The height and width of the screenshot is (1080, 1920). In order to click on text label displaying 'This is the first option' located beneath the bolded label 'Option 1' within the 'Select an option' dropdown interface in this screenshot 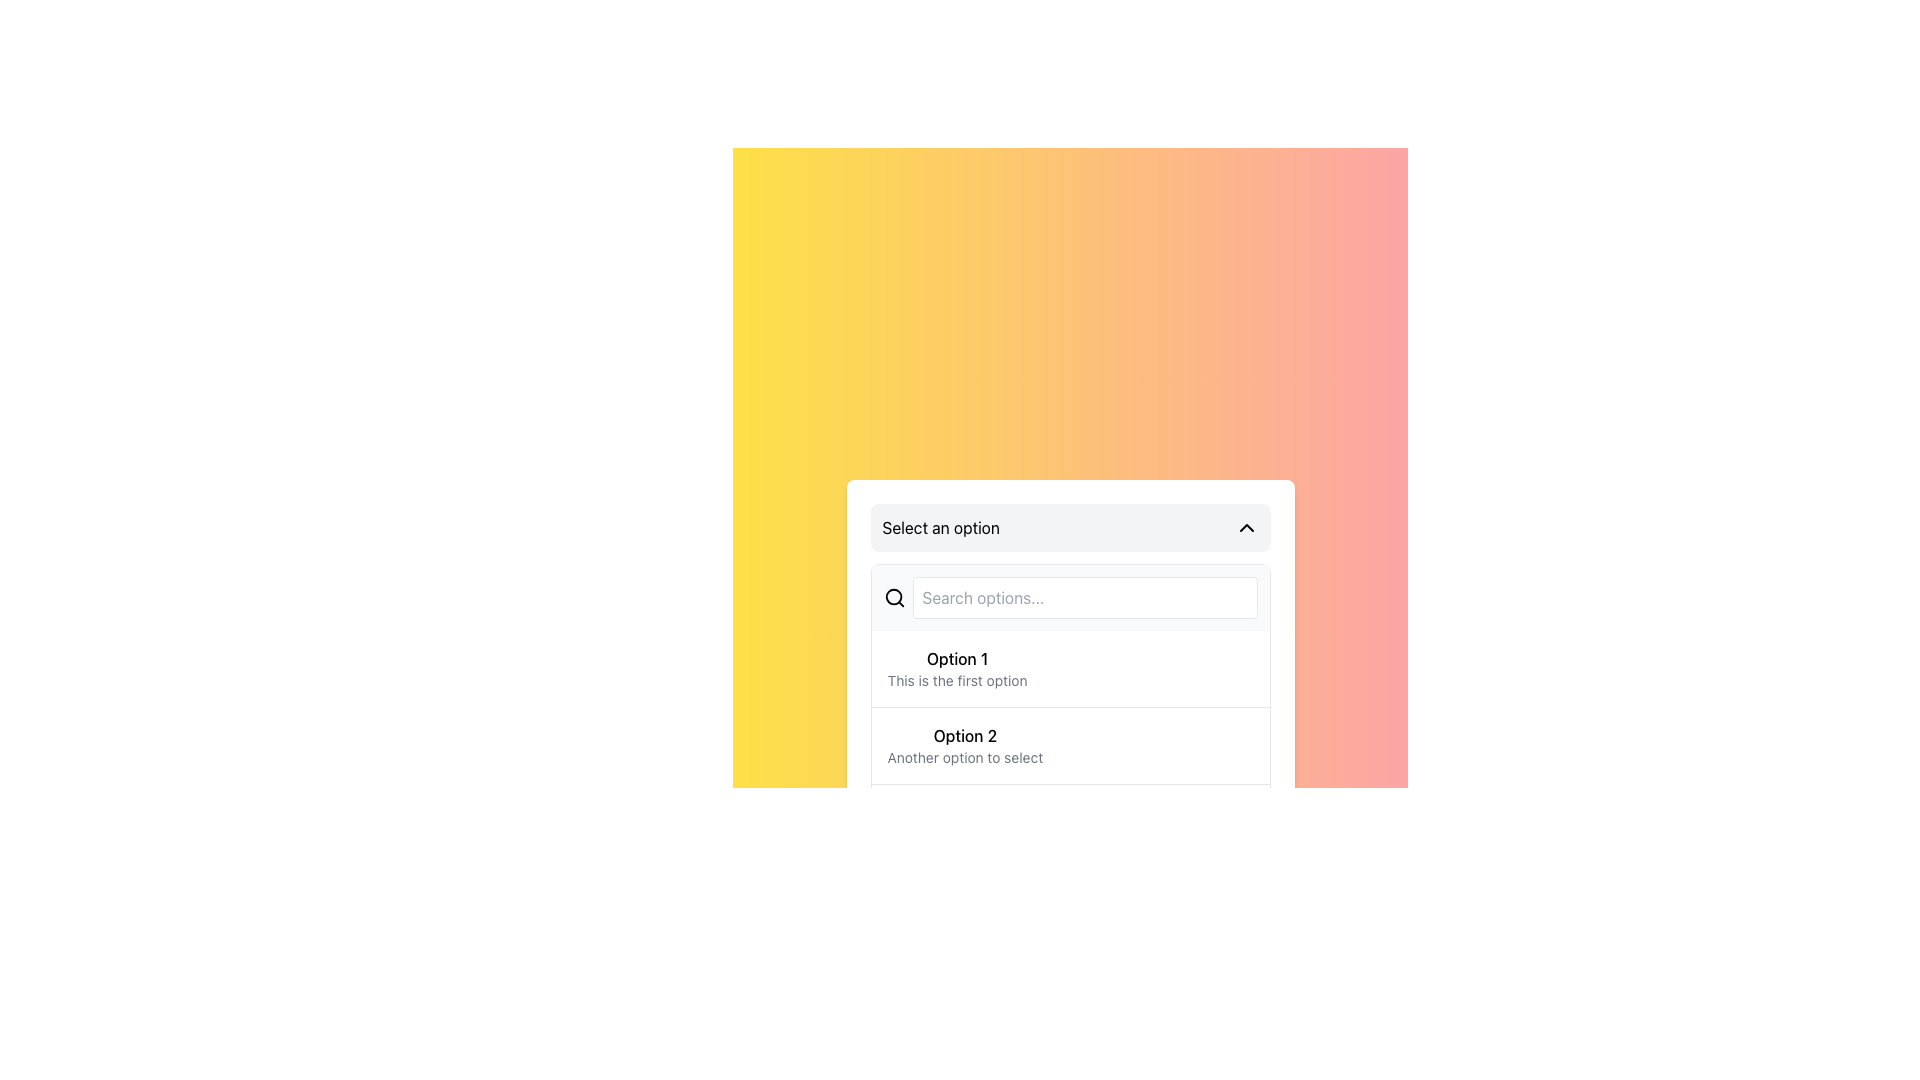, I will do `click(956, 680)`.